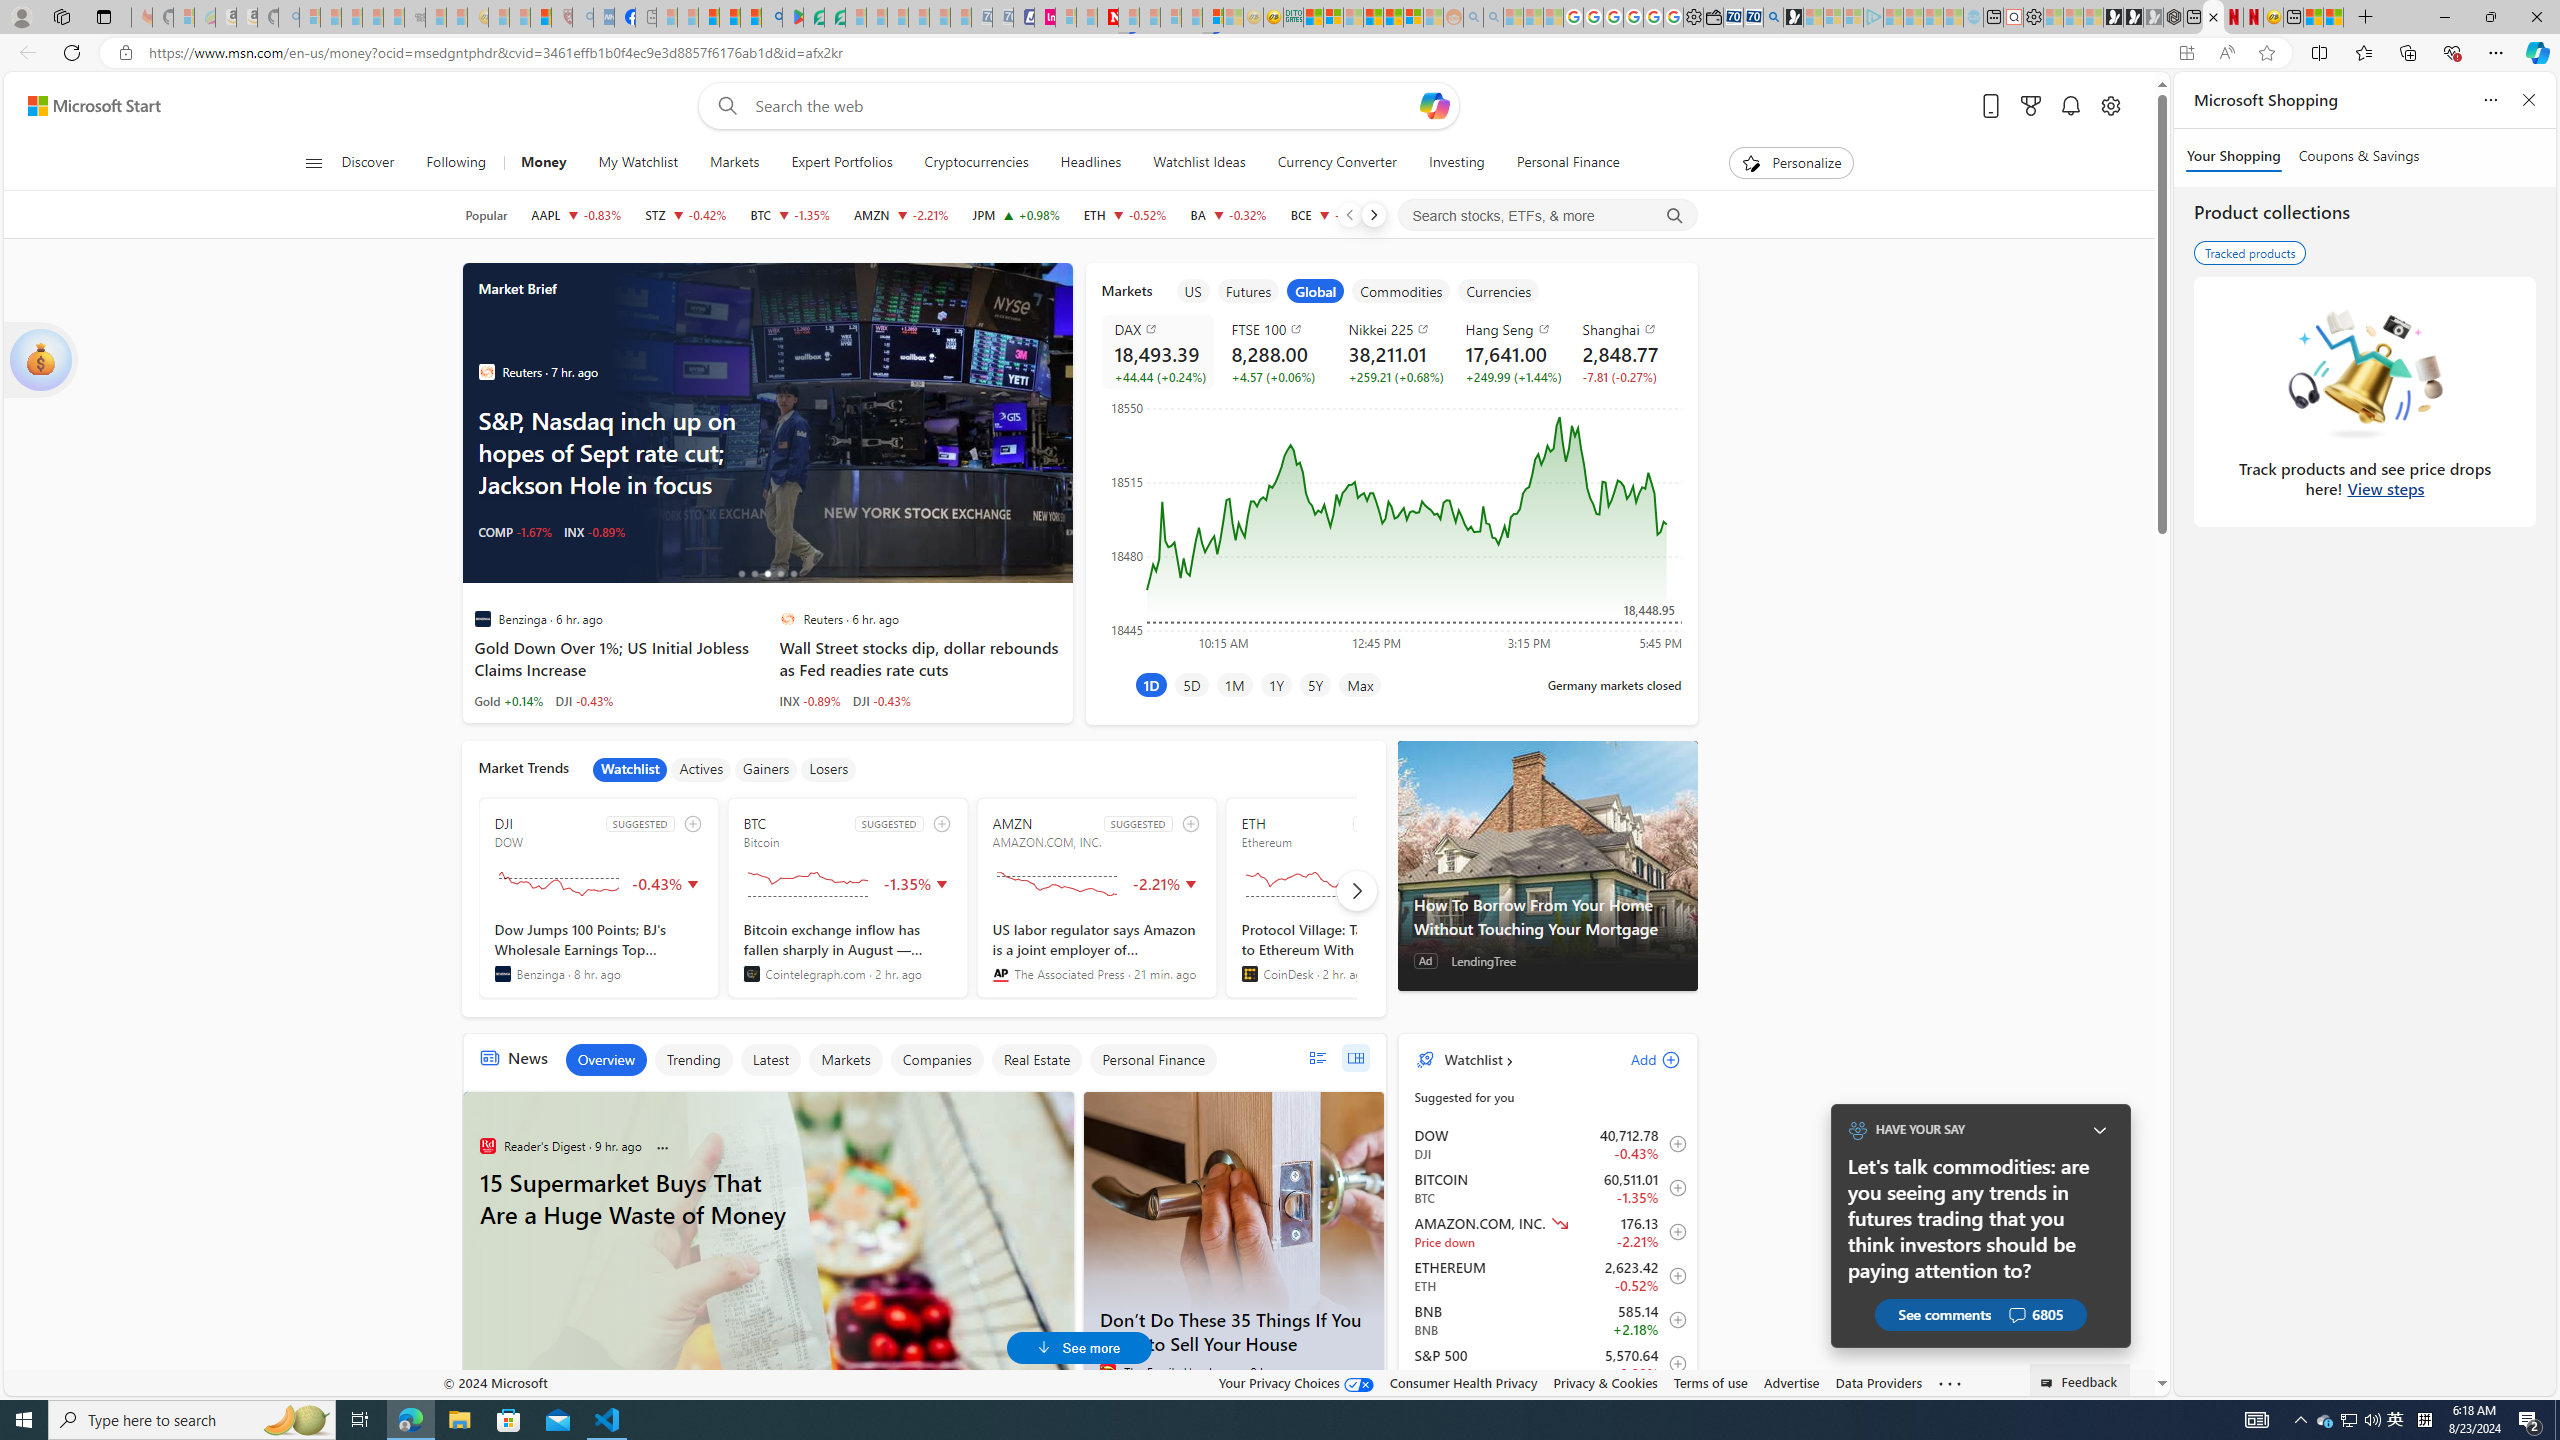 The width and height of the screenshot is (2560, 1440). Describe the element at coordinates (582, 16) in the screenshot. I see `'list of asthma inhalers uk - Search - Sleeping'` at that location.